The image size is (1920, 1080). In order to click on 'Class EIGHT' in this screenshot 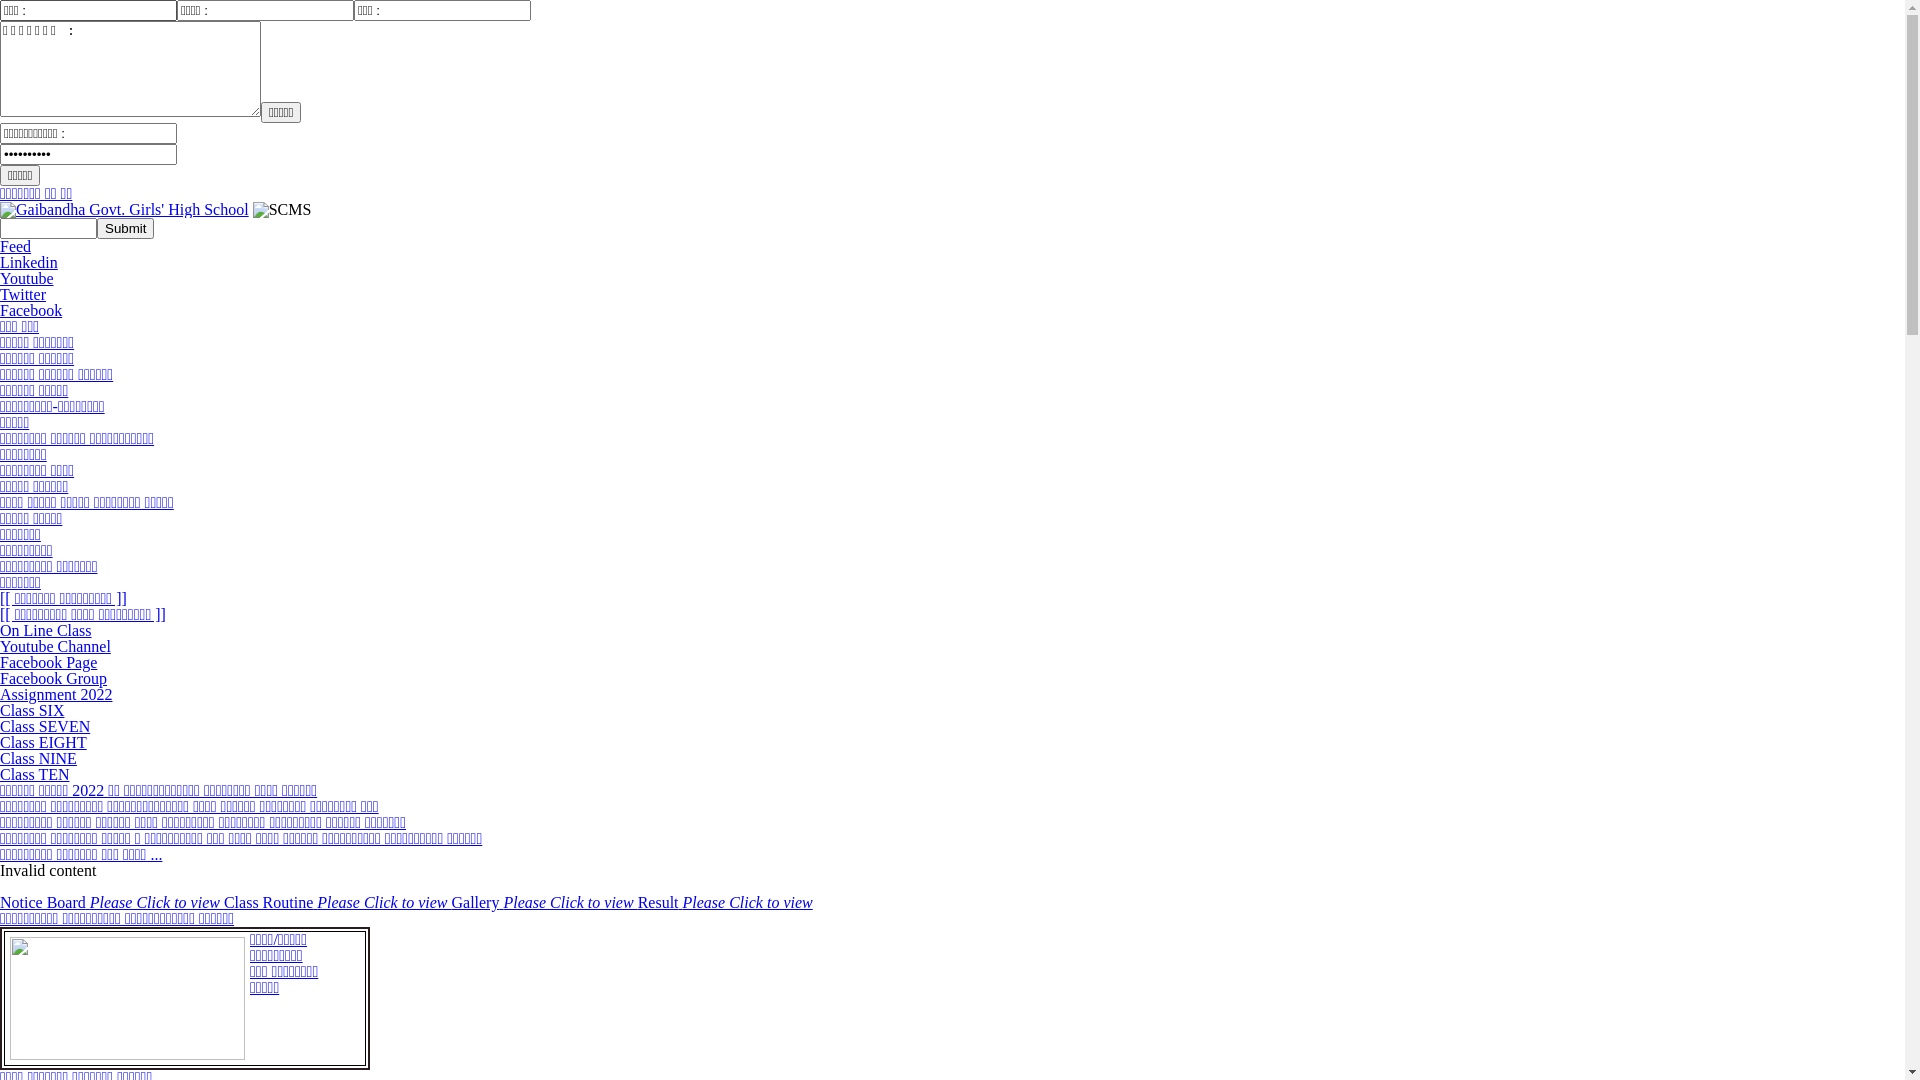, I will do `click(0, 742)`.